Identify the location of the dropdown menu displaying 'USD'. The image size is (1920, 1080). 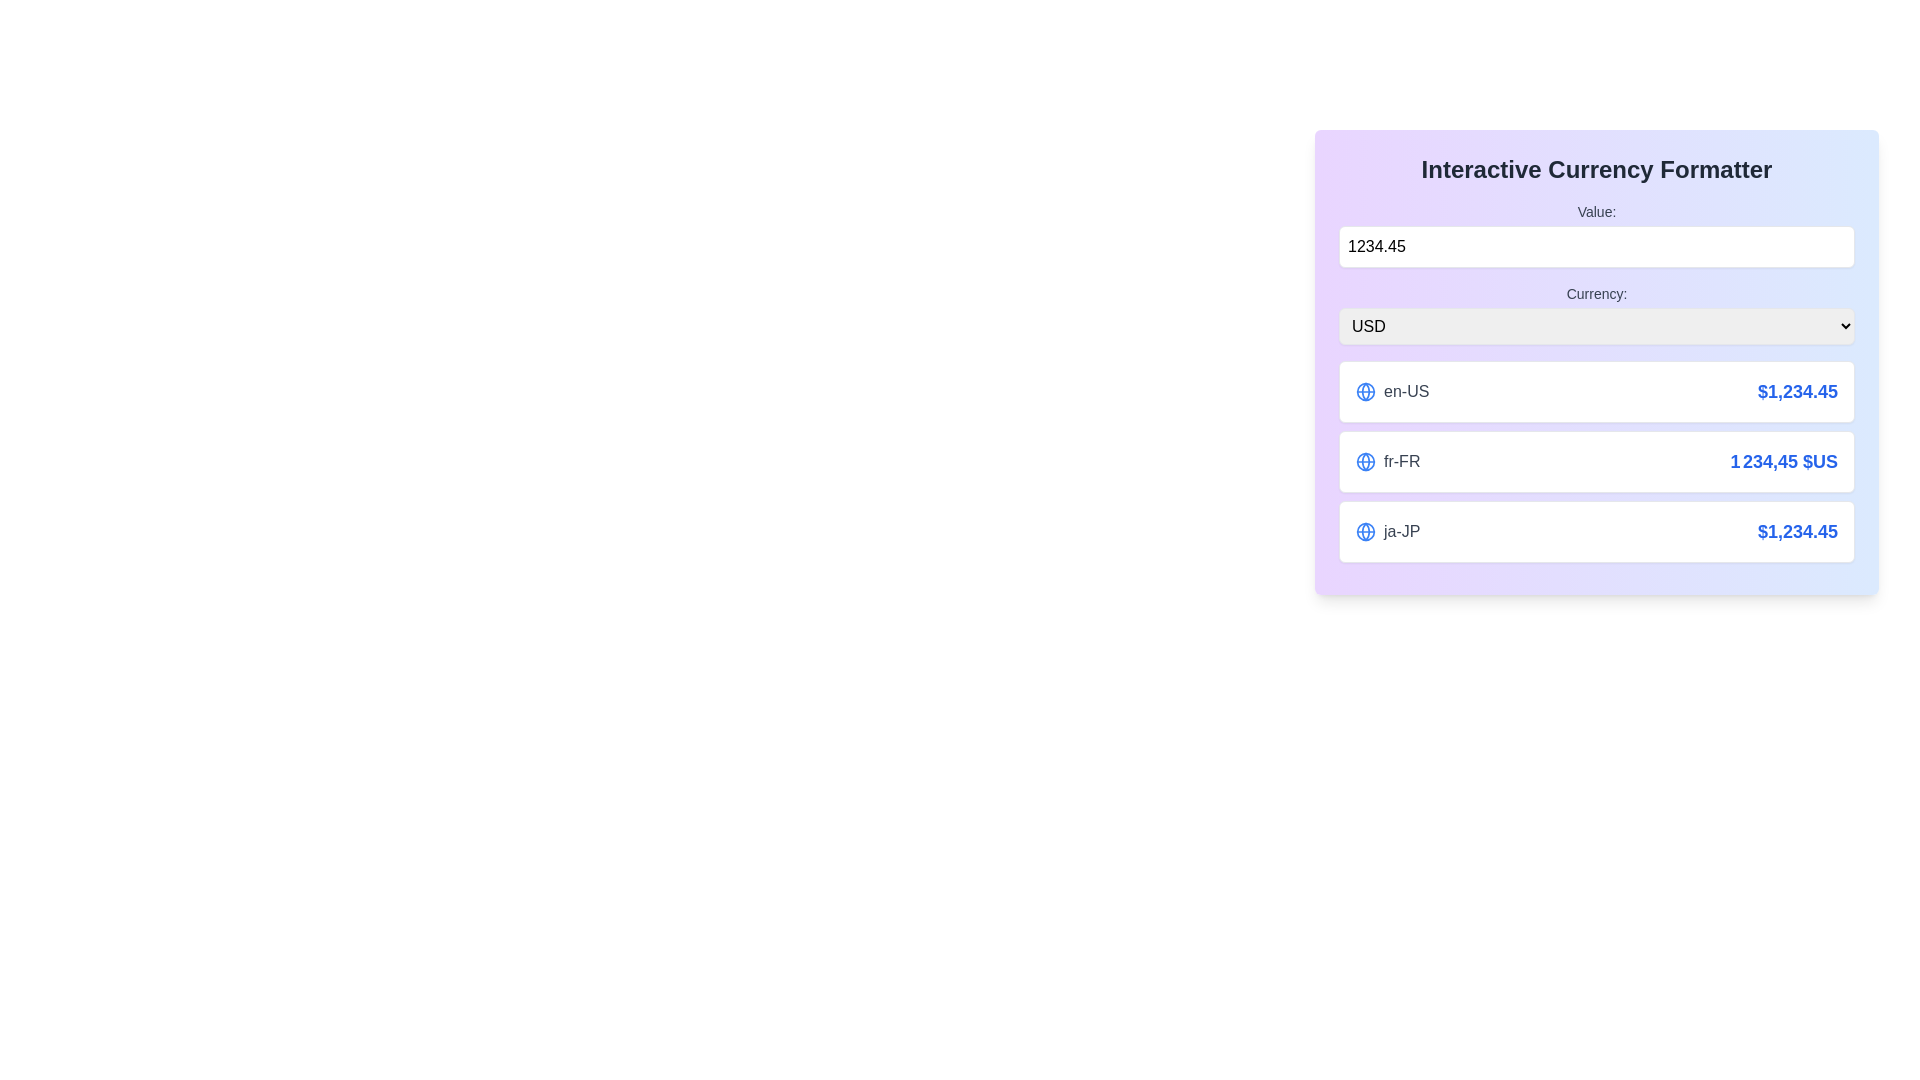
(1596, 325).